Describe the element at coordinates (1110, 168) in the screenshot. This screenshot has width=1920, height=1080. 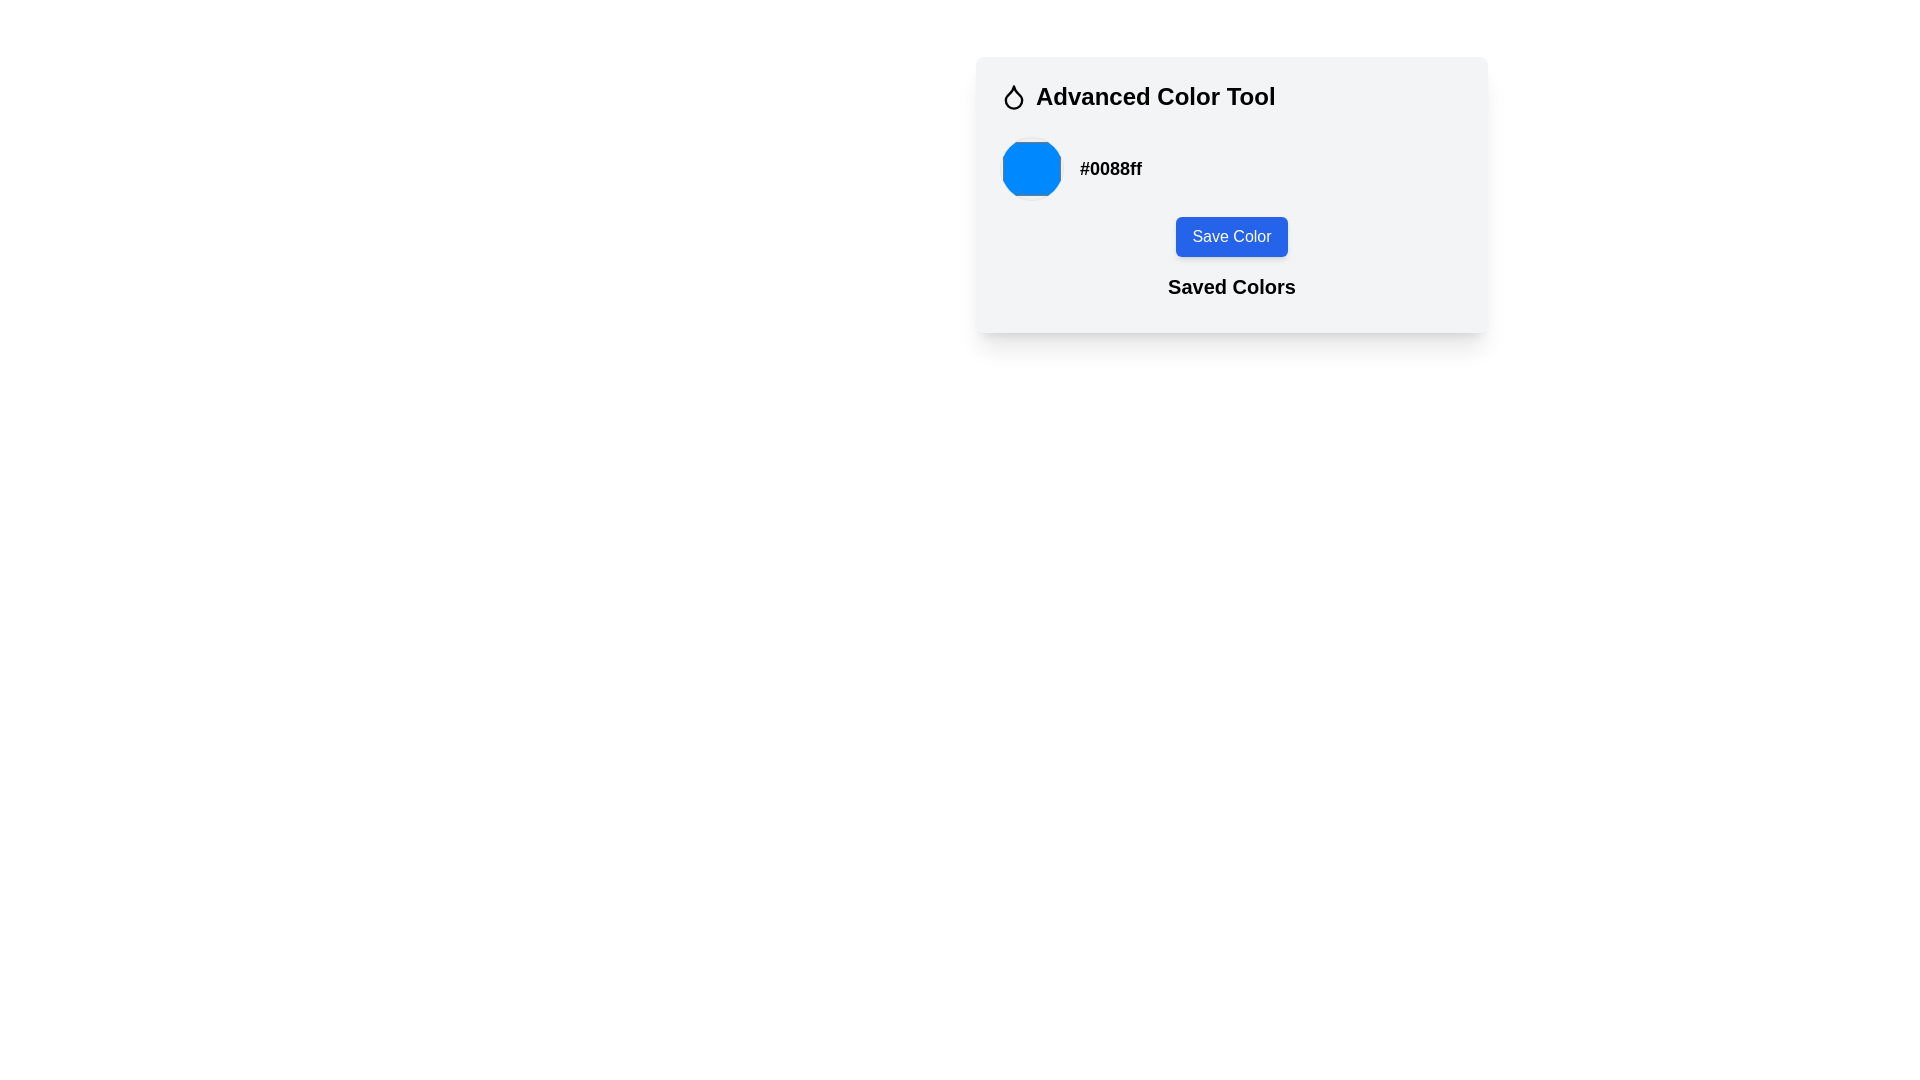
I see `the text element displaying the hexadecimal color code next to the blue circular visual indicator` at that location.